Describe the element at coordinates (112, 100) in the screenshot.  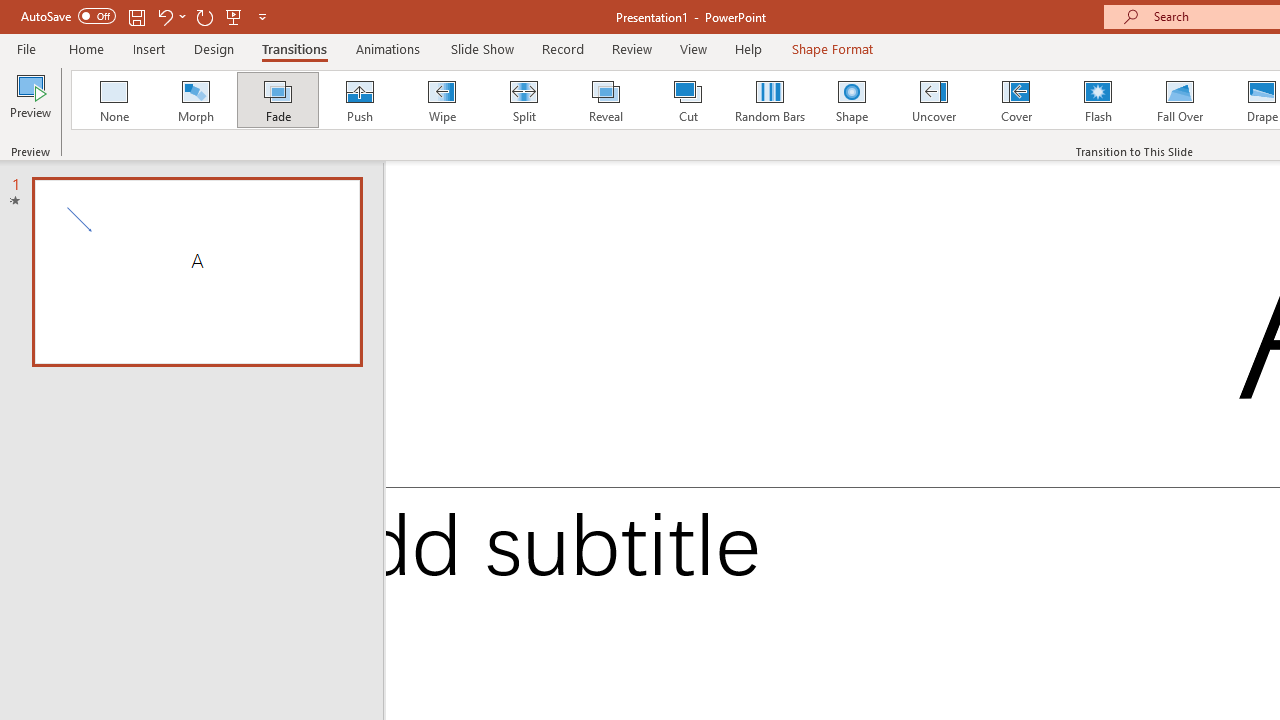
I see `'None'` at that location.